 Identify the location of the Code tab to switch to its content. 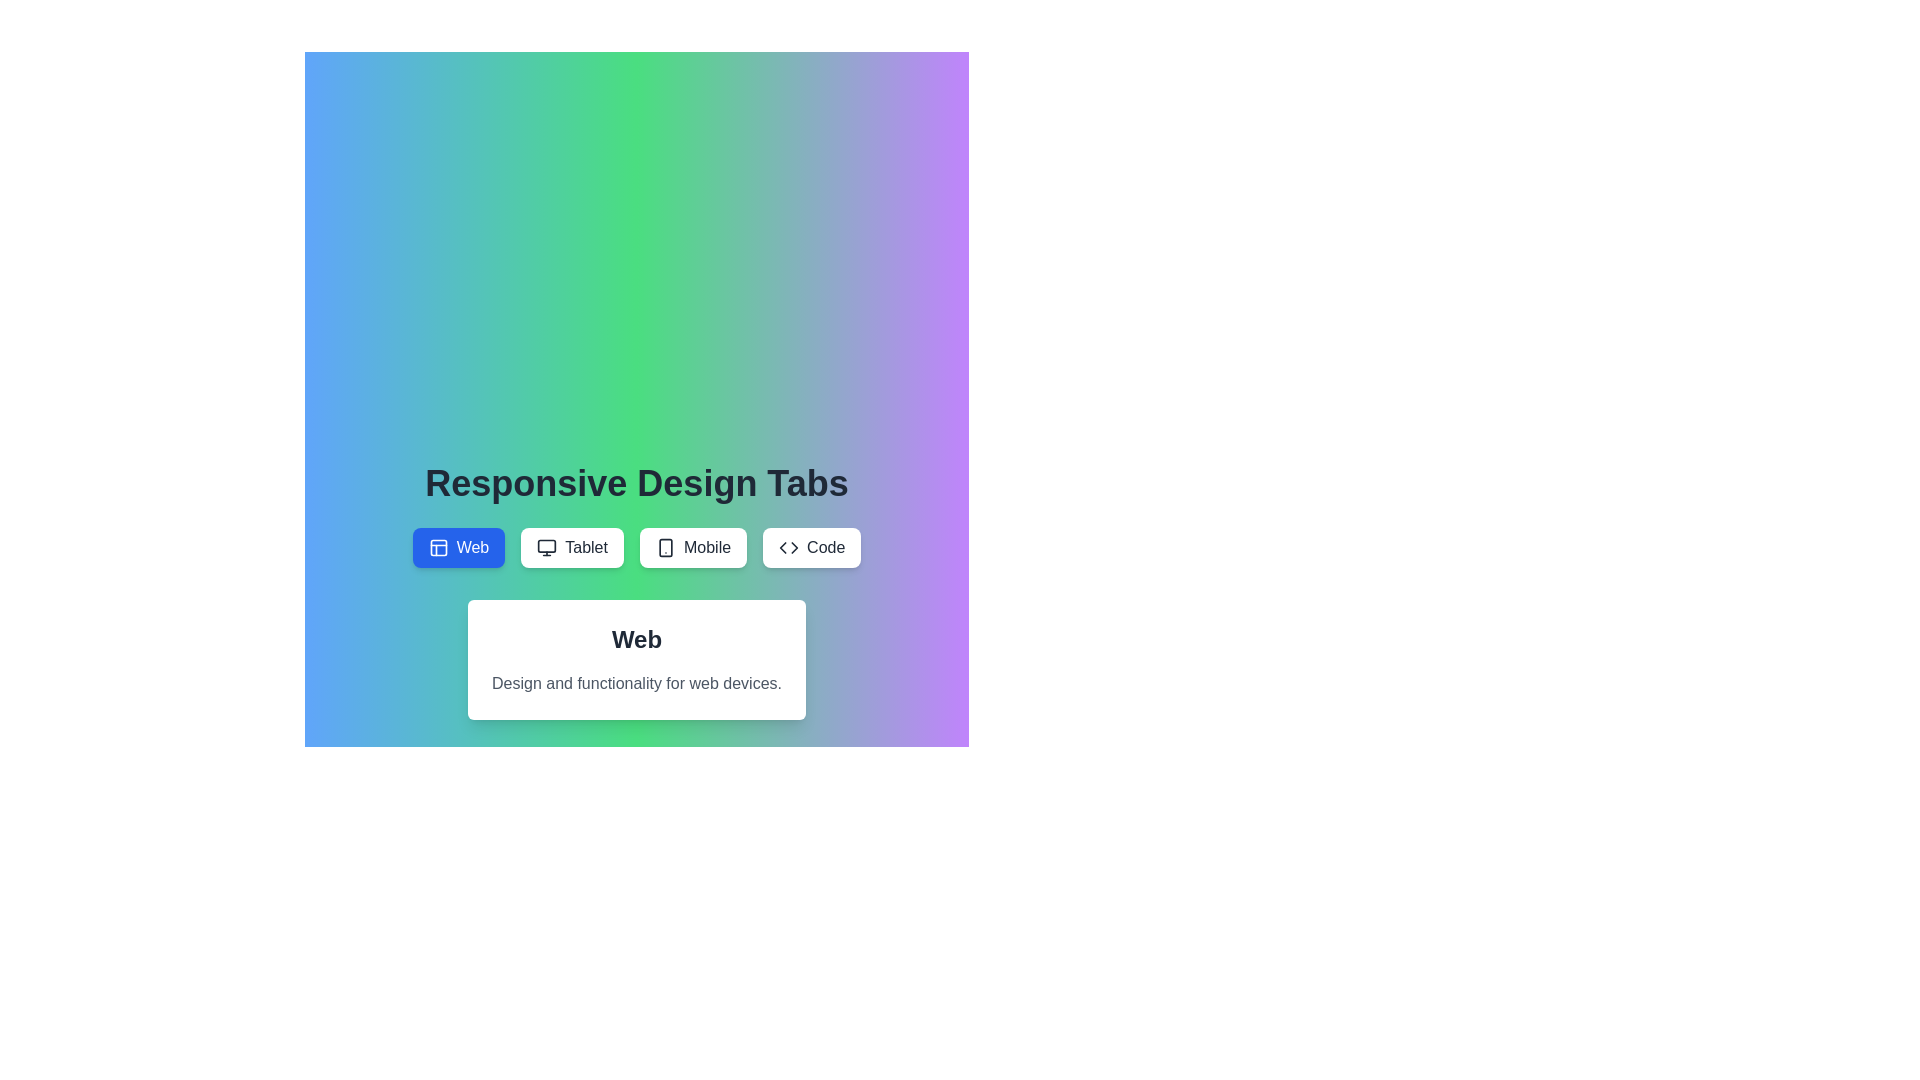
(812, 547).